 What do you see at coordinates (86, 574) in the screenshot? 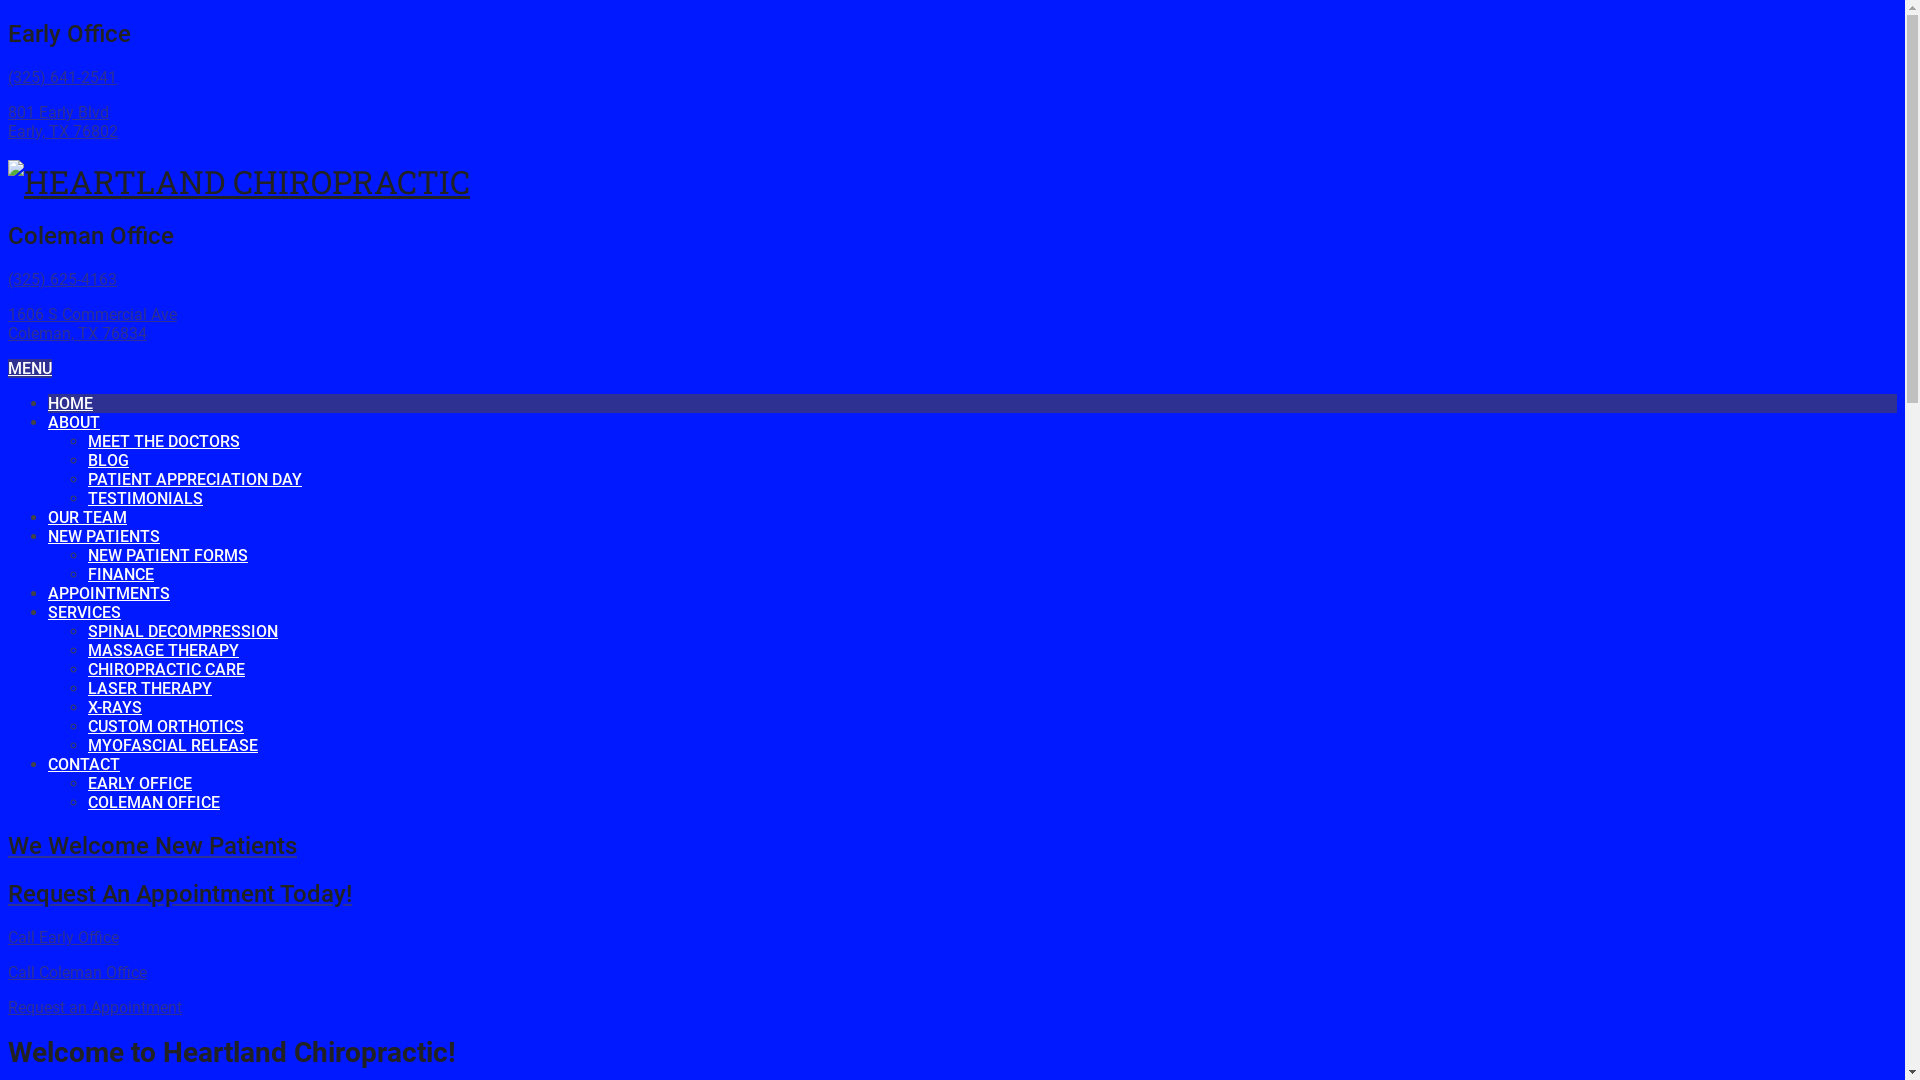
I see `'FINANCE'` at bounding box center [86, 574].